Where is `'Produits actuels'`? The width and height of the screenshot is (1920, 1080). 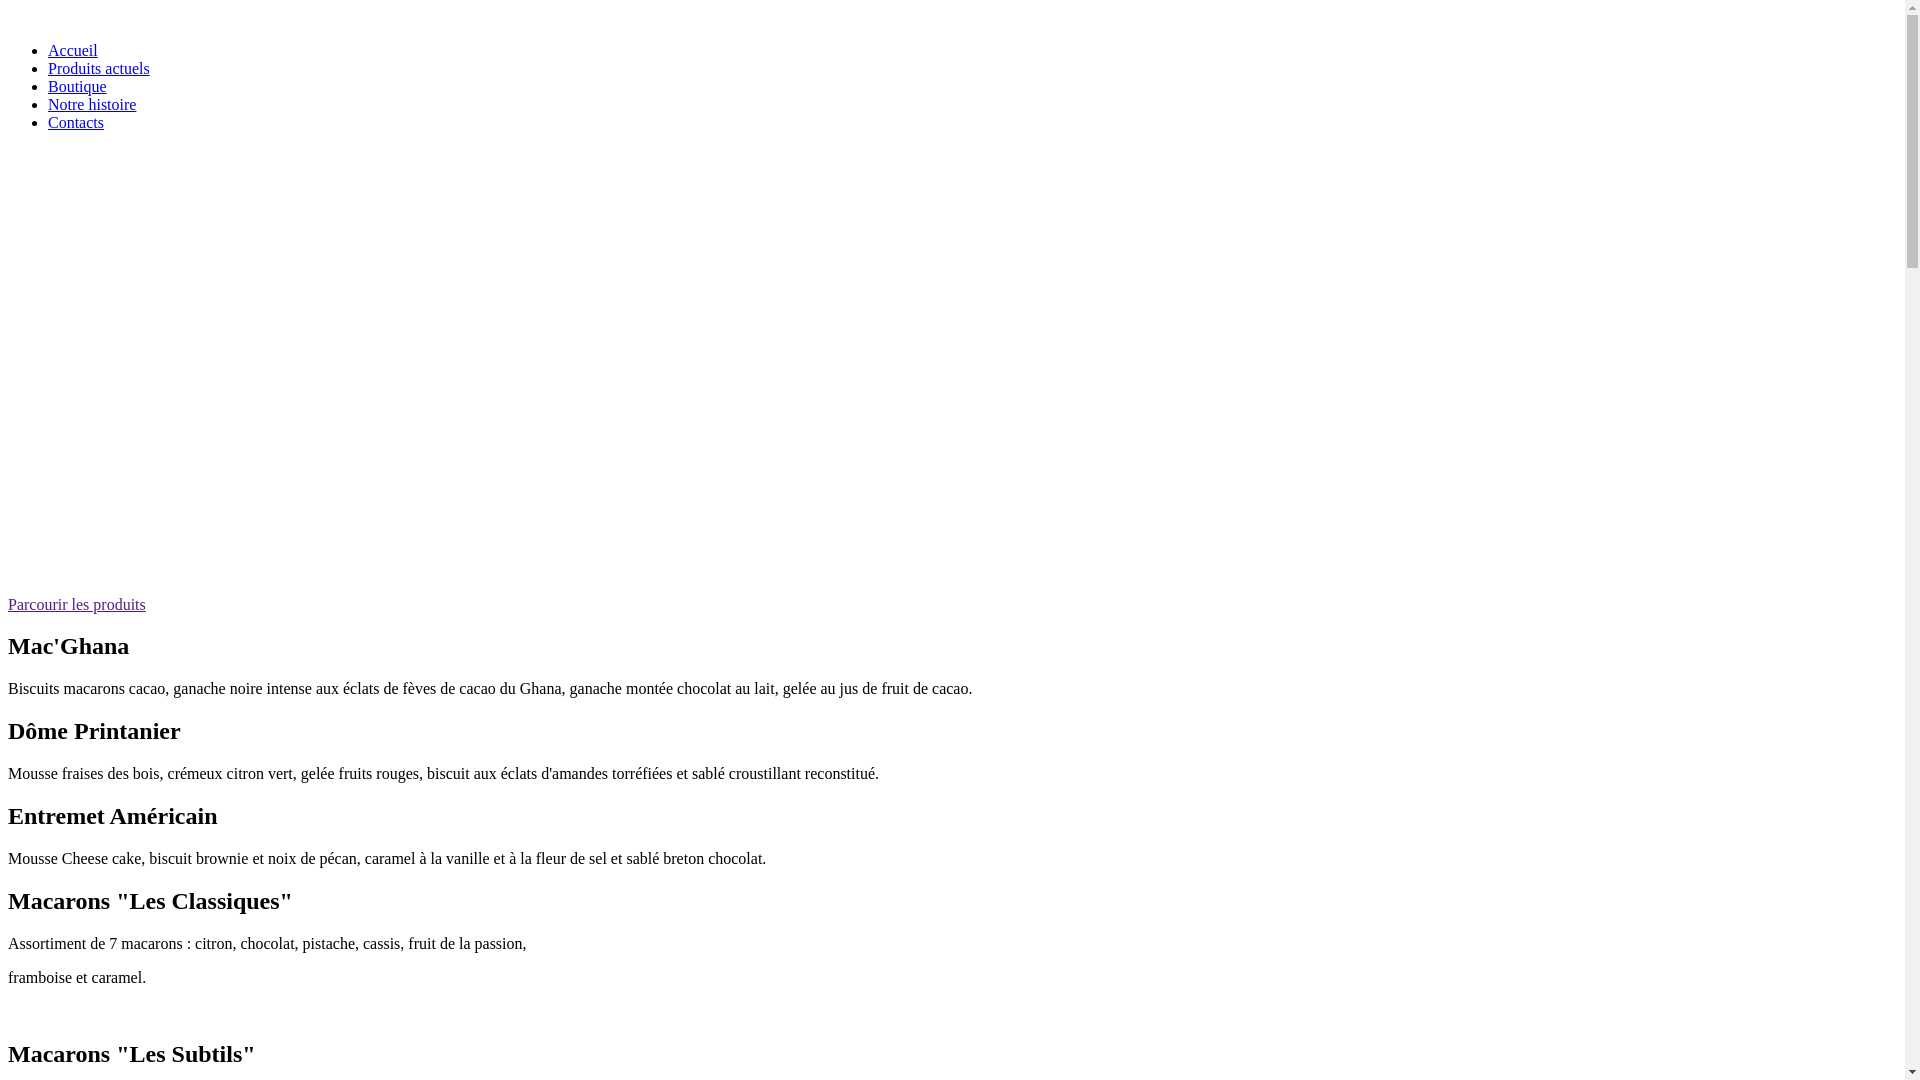
'Produits actuels' is located at coordinates (98, 67).